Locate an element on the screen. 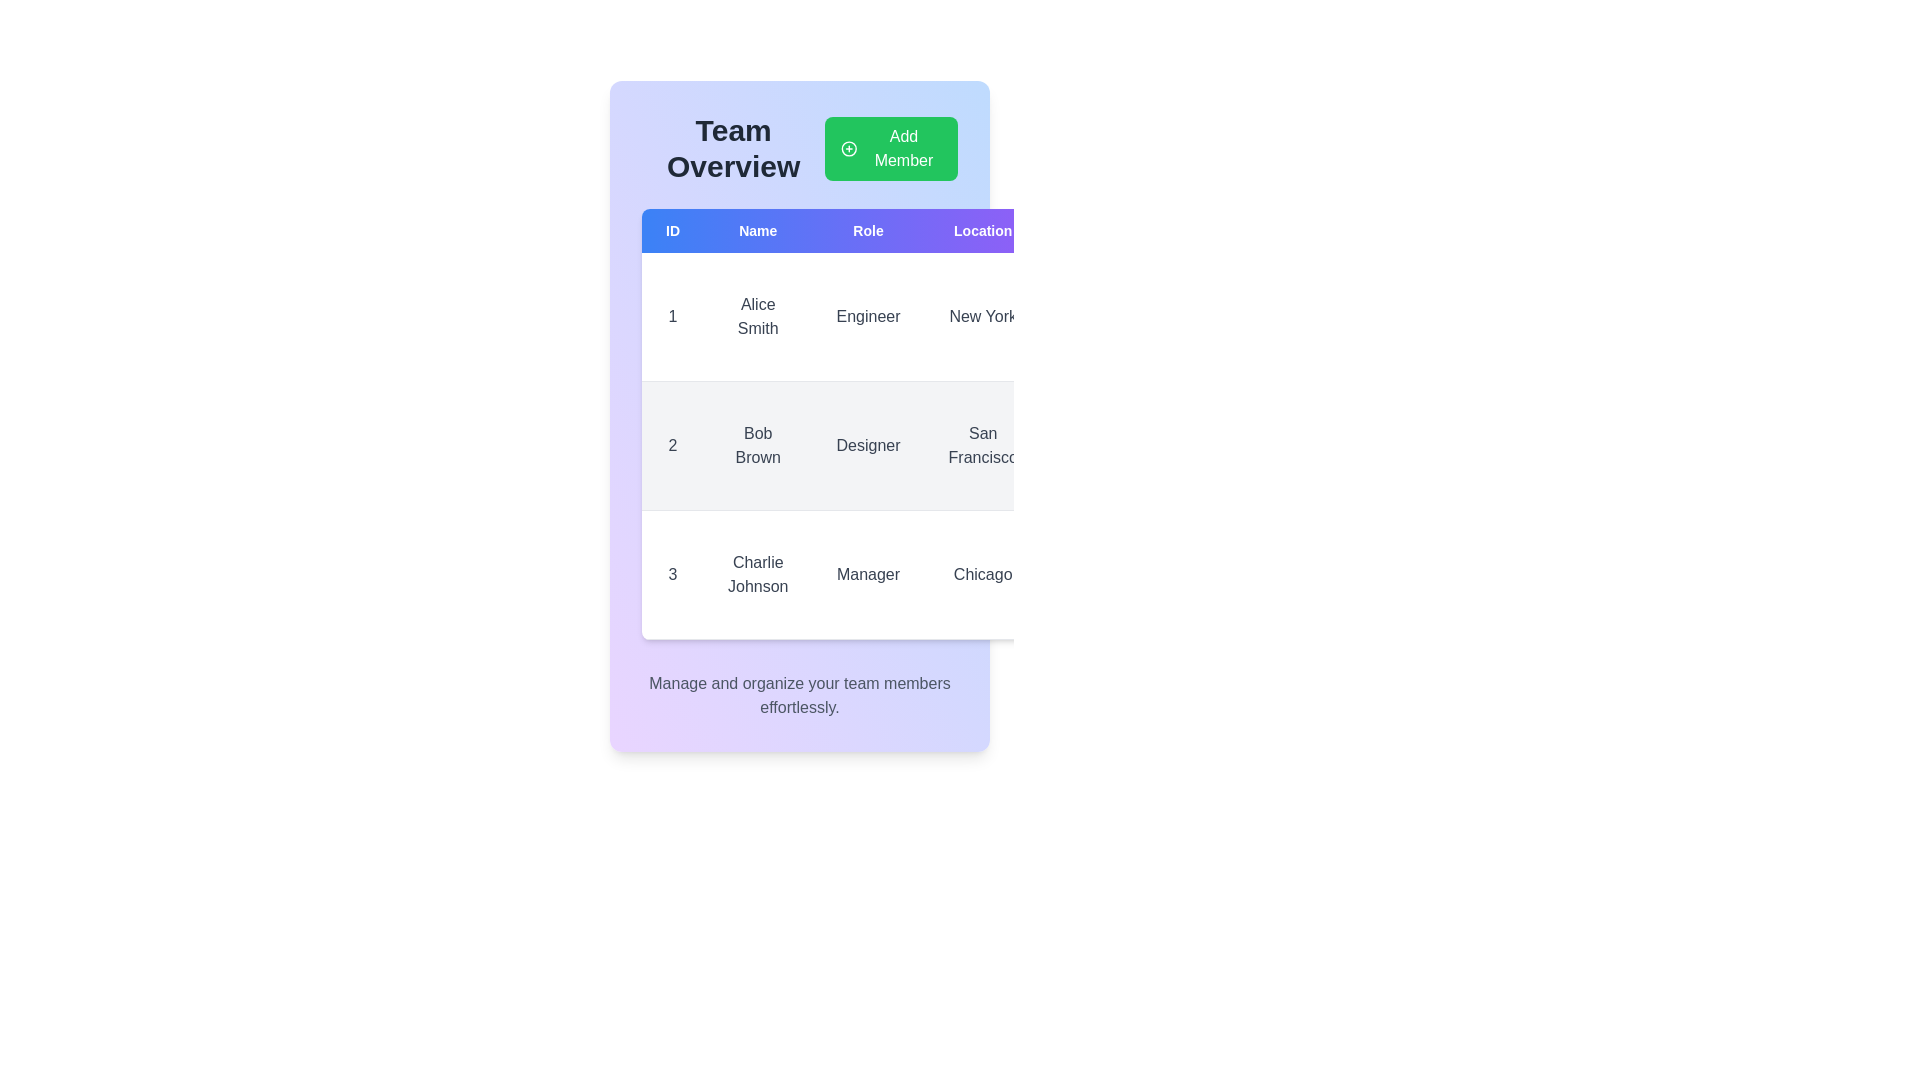 Image resolution: width=1920 pixels, height=1080 pixels. the first row of the table containing '1', 'Alice Smith', 'Engineer', and 'New York' is located at coordinates (890, 316).